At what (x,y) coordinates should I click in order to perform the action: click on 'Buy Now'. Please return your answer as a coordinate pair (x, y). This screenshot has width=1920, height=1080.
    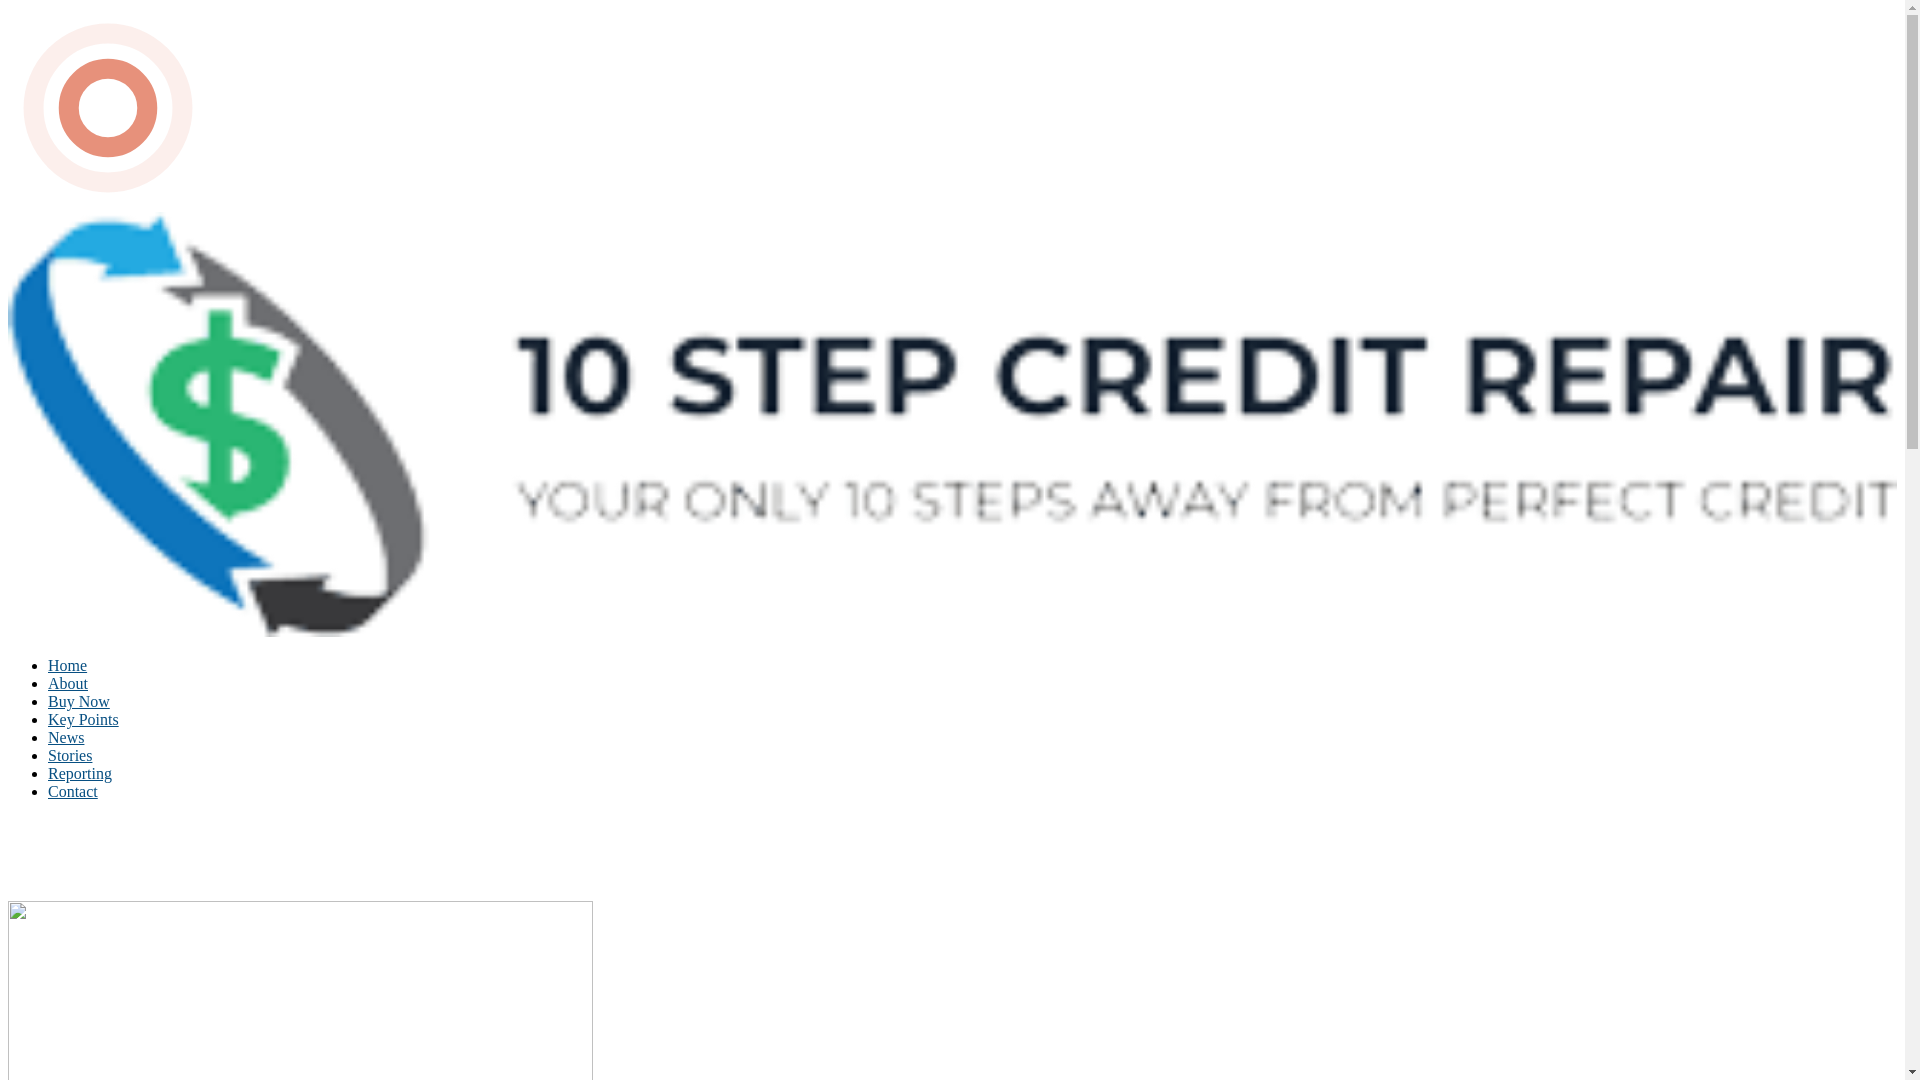
    Looking at the image, I should click on (78, 700).